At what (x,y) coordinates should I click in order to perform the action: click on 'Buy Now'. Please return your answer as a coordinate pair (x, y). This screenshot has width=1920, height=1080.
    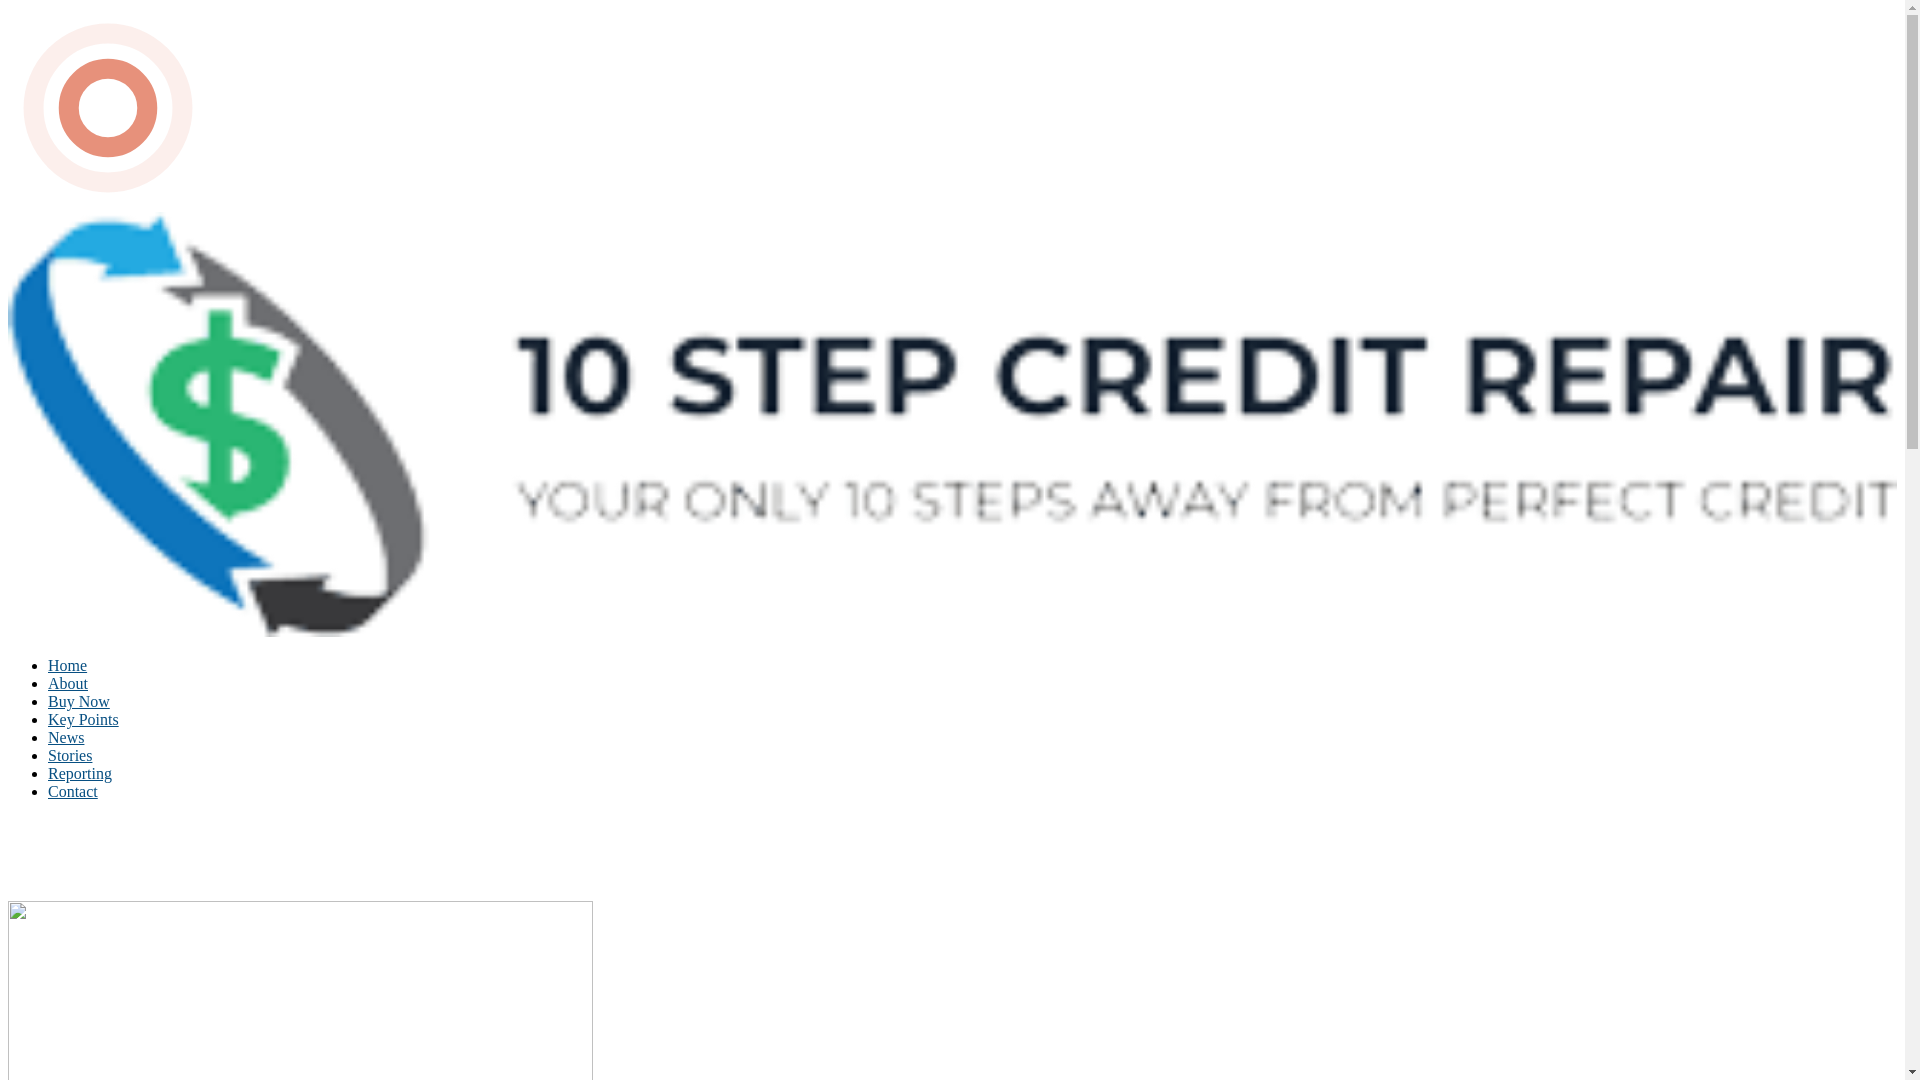
    Looking at the image, I should click on (78, 700).